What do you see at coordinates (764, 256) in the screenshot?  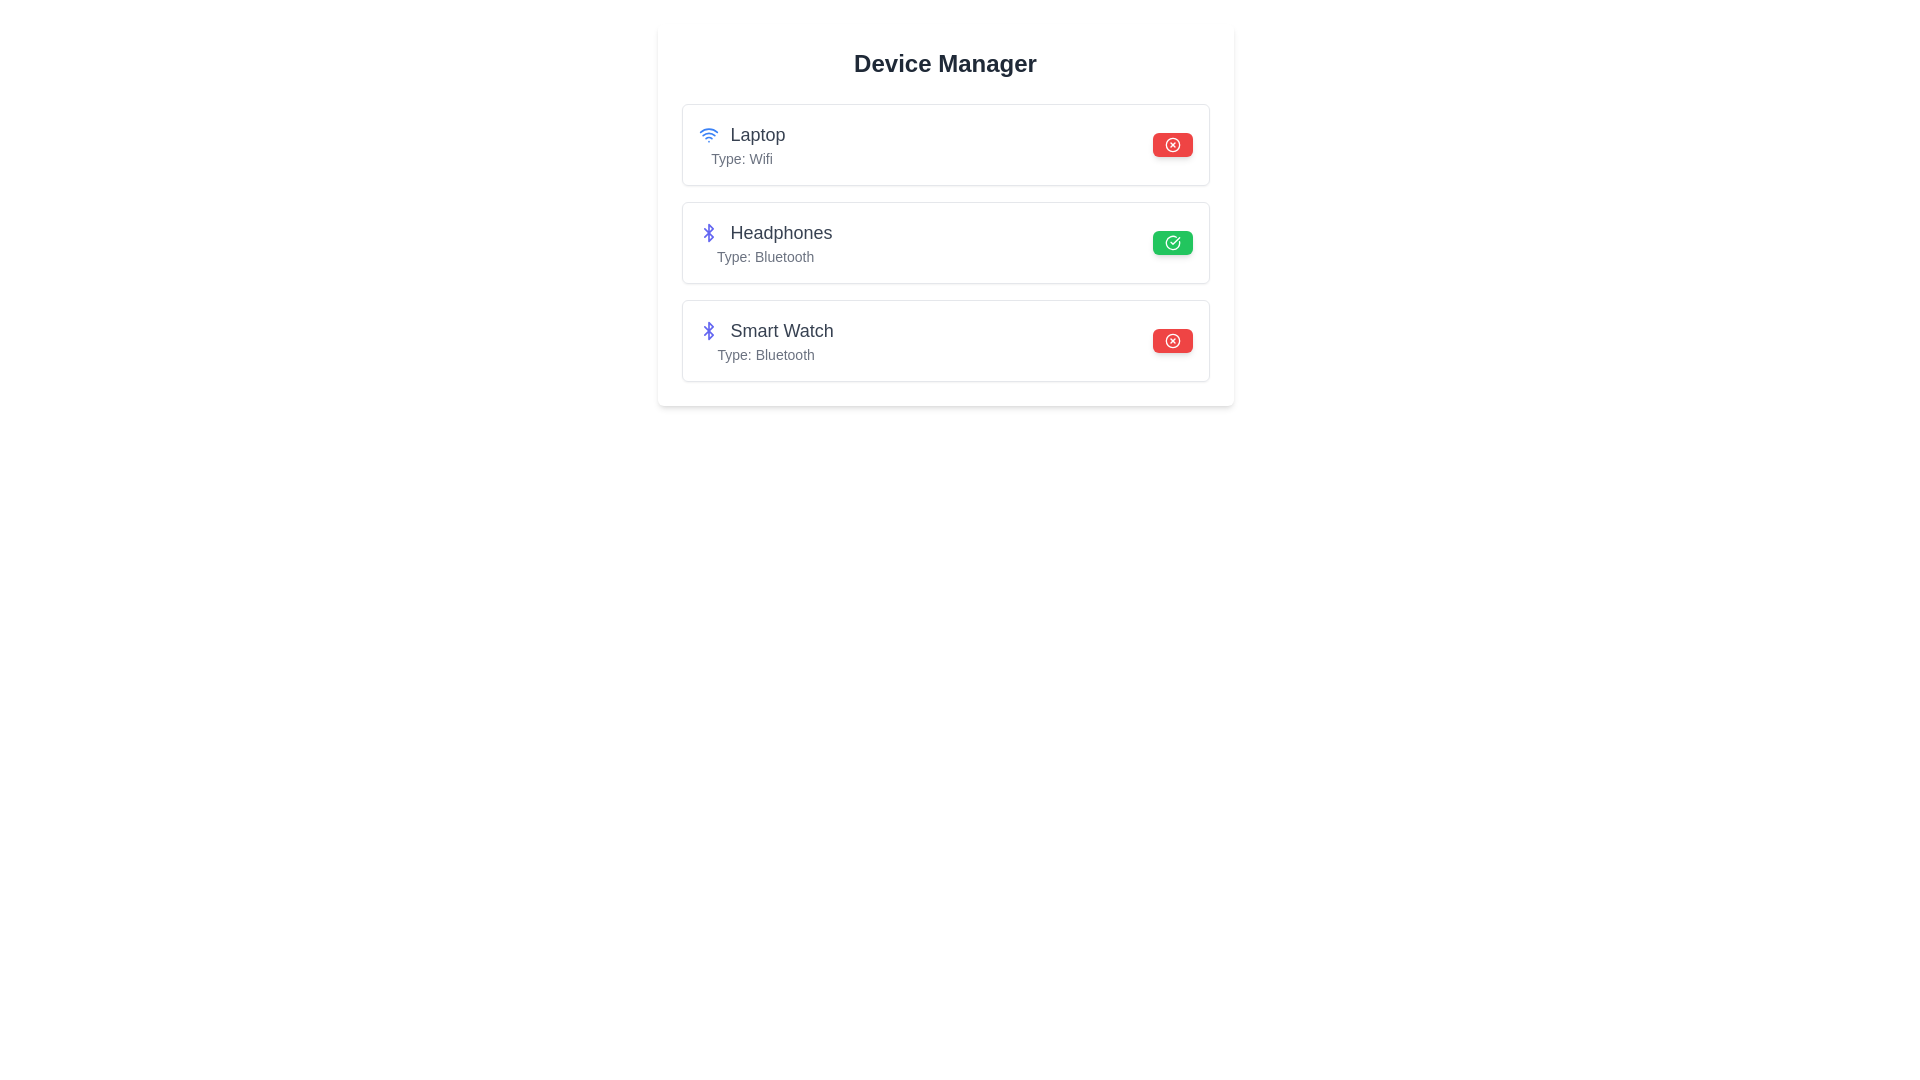 I see `the Text label that indicates Bluetooth connectivity, located beneath the title 'Headphones' in the device list` at bounding box center [764, 256].